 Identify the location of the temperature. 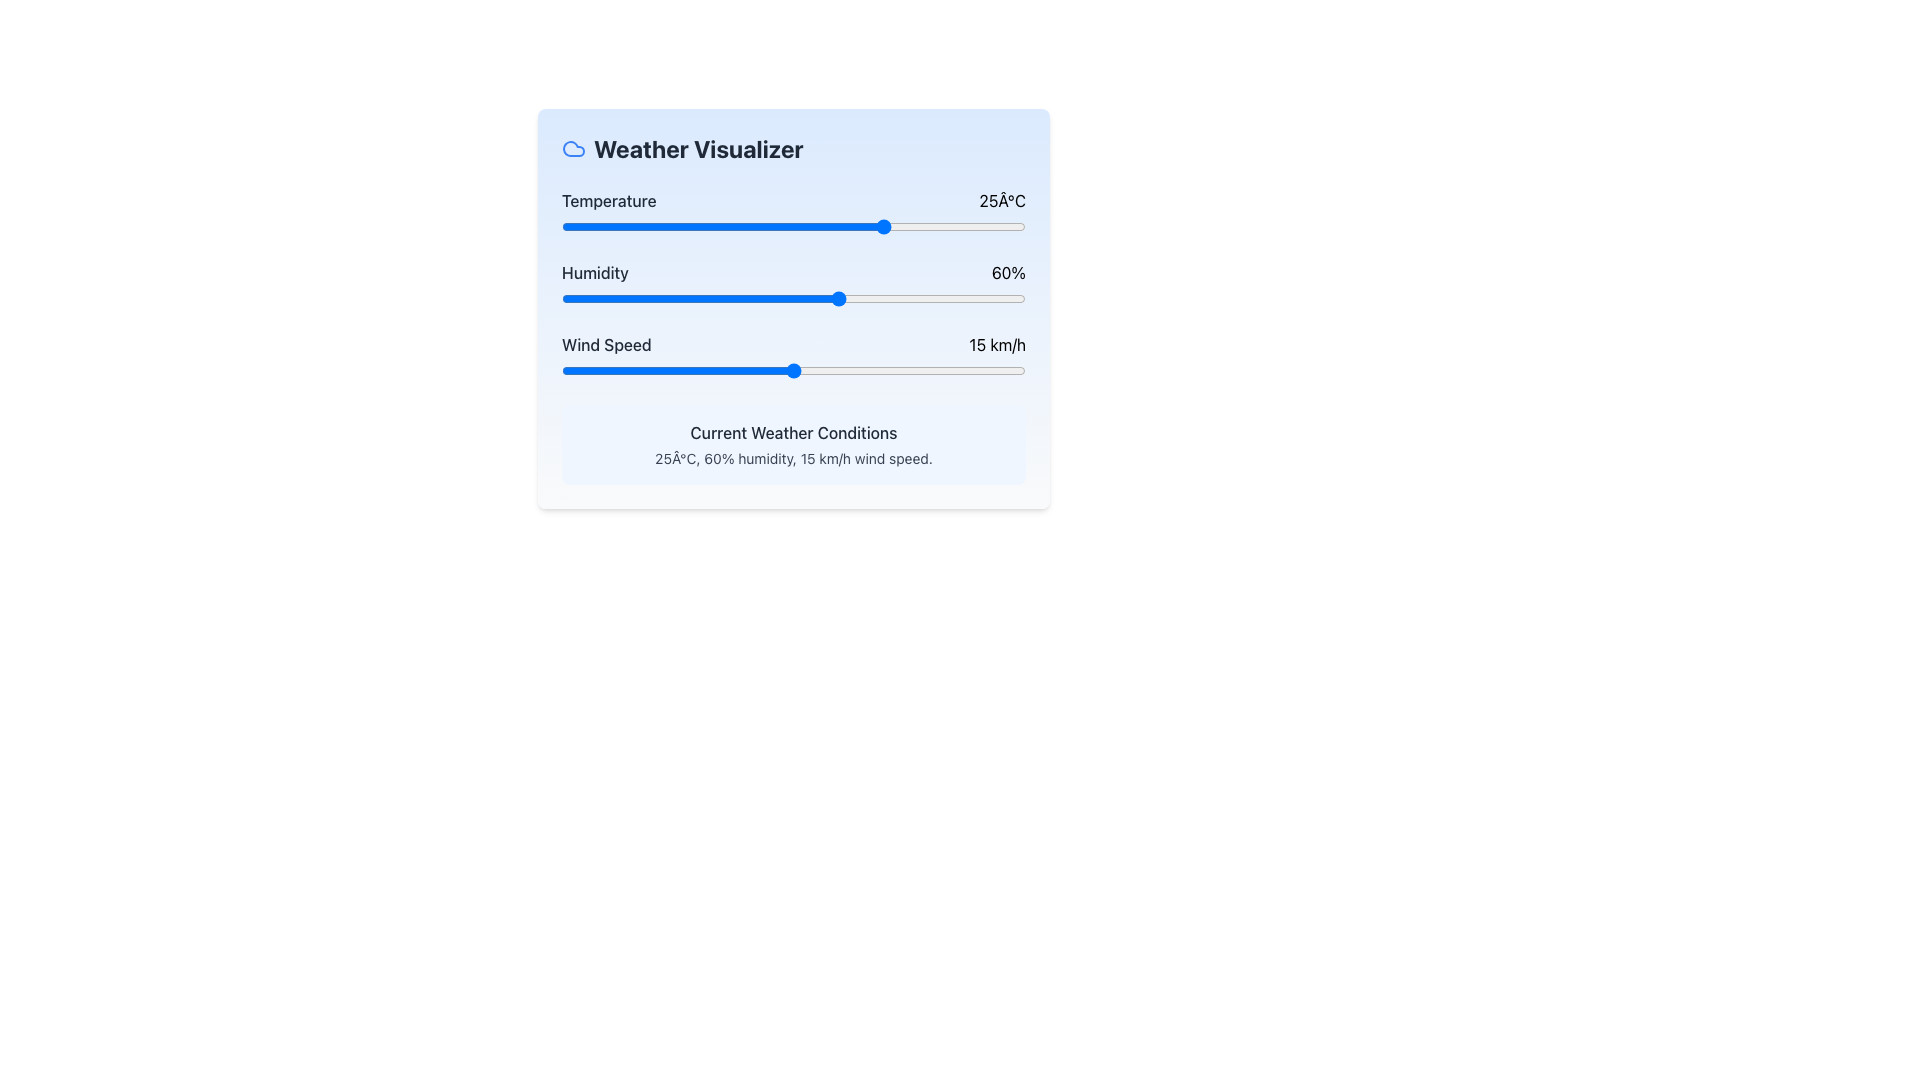
(868, 226).